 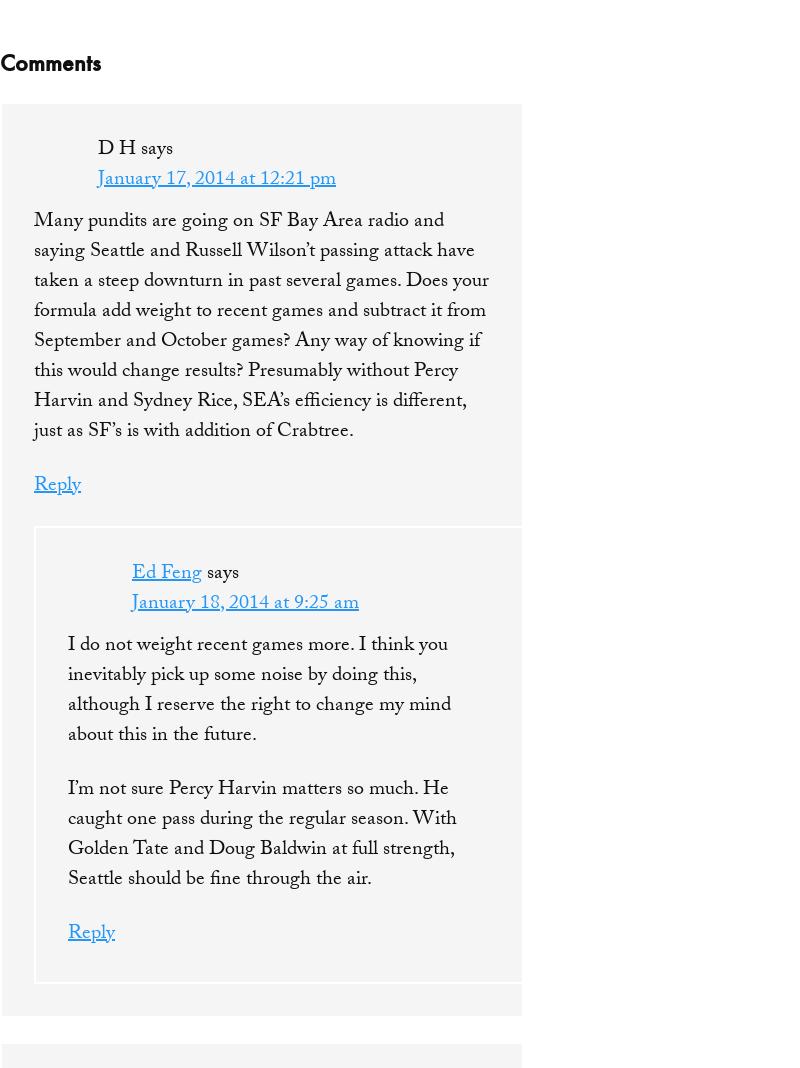 What do you see at coordinates (68, 690) in the screenshot?
I see `'I do not weight recent games more.  I think you inevitably pick up some noise by doing this, although I reserve the right to change my mind about this in the future.'` at bounding box center [68, 690].